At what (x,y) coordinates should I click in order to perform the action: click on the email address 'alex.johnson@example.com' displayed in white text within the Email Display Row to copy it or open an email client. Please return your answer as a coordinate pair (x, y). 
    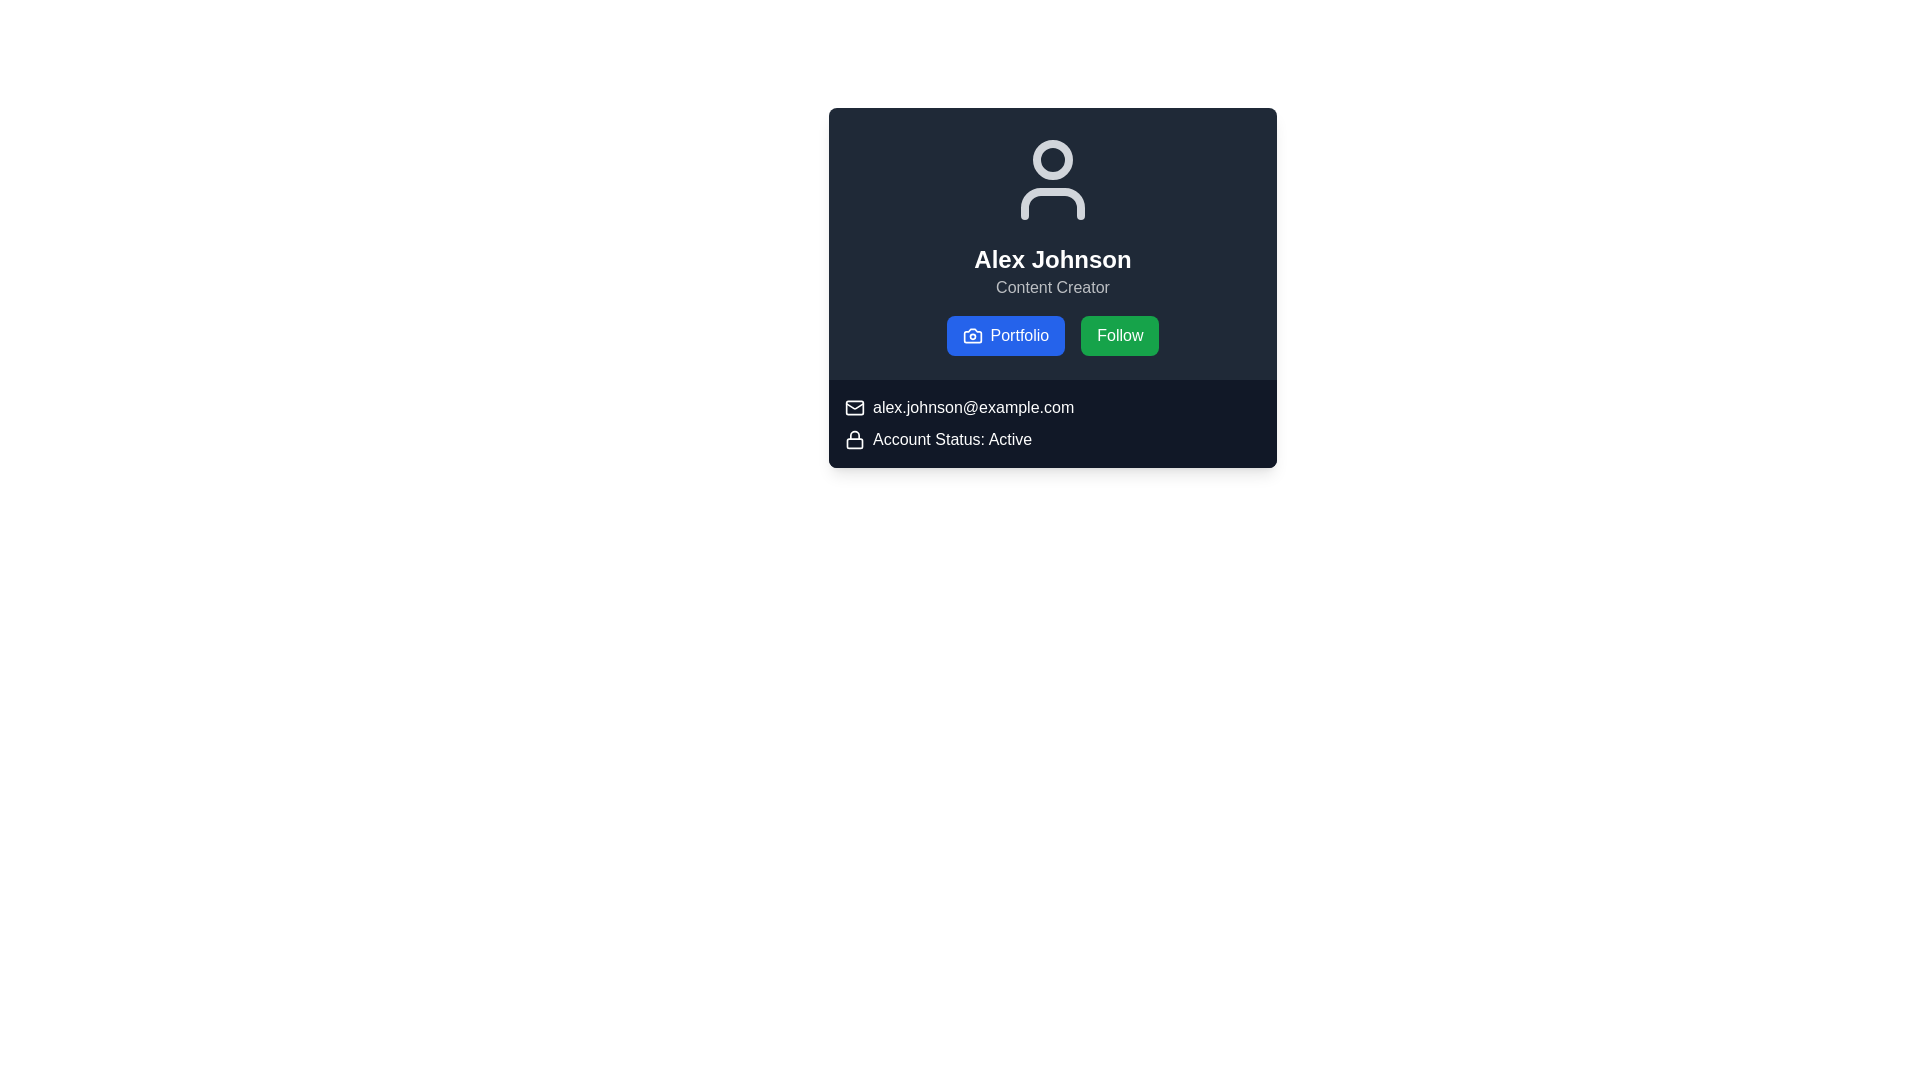
    Looking at the image, I should click on (1051, 407).